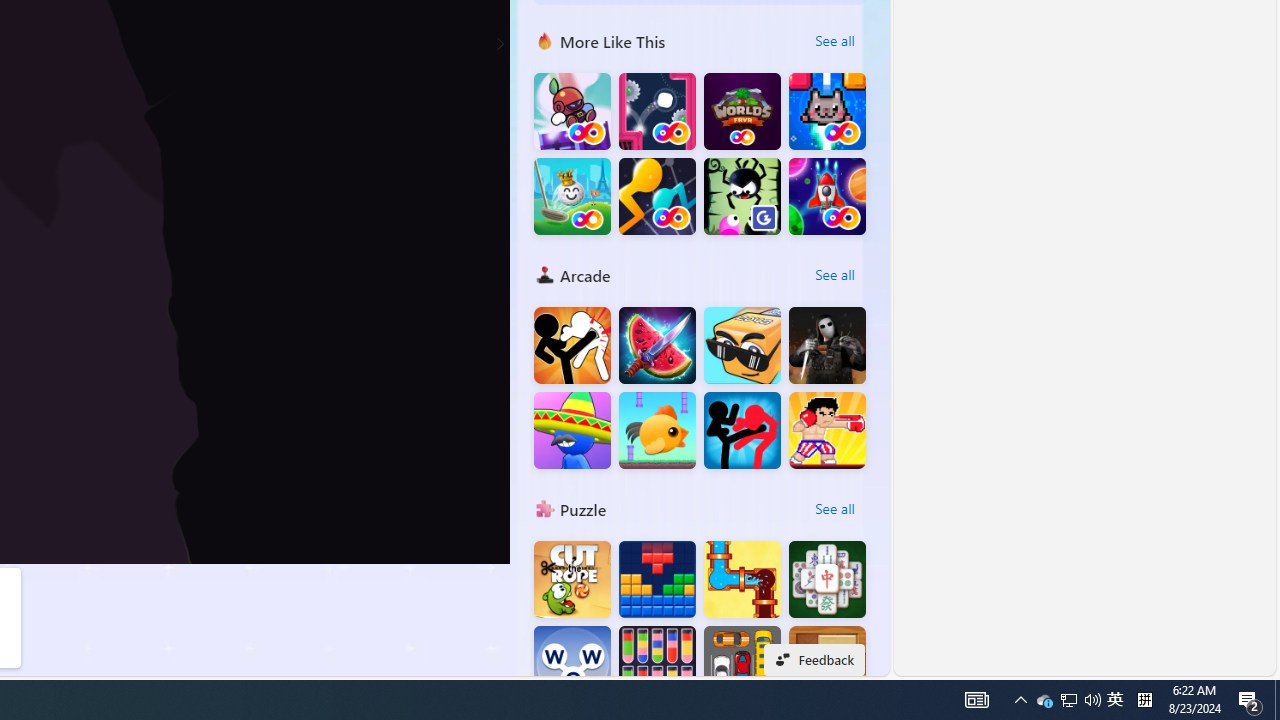 Image resolution: width=1280 pixels, height=720 pixels. What do you see at coordinates (827, 579) in the screenshot?
I see `'Solitaire Mahjong Classic'` at bounding box center [827, 579].